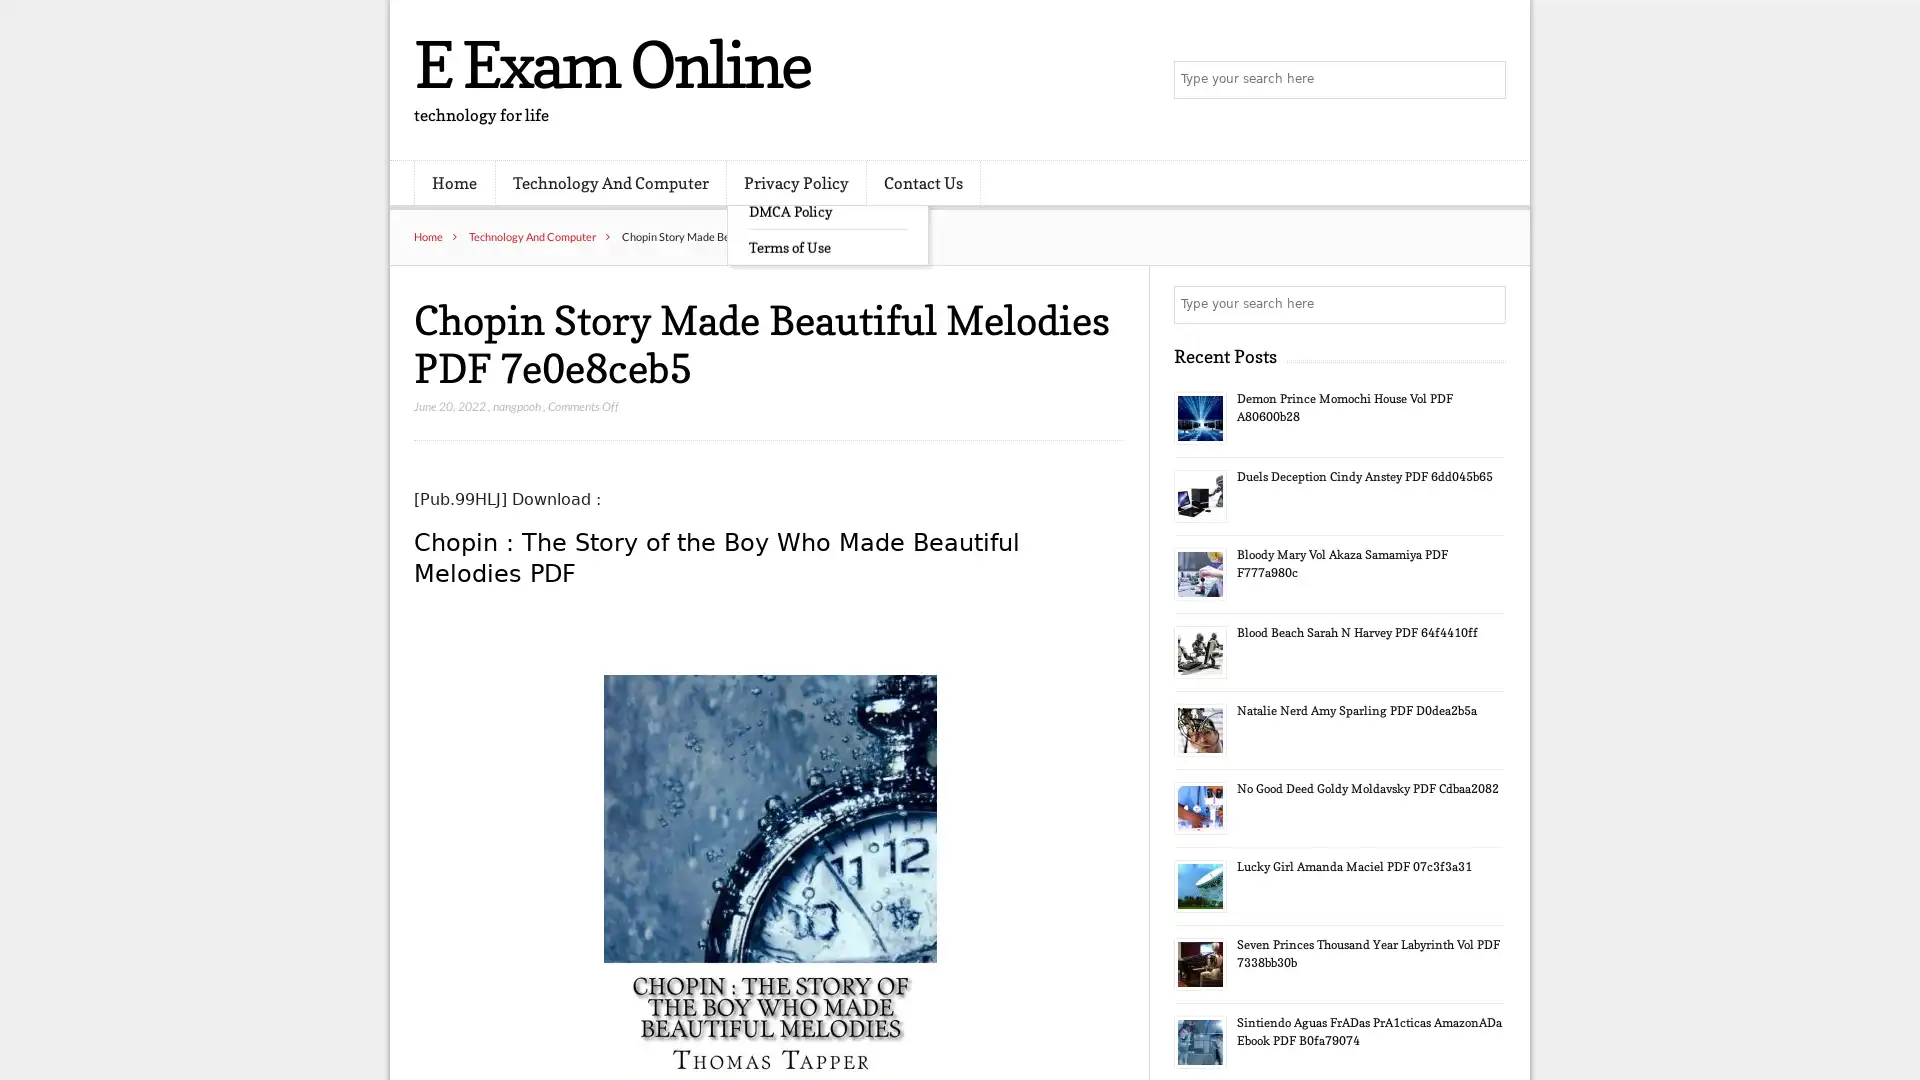  I want to click on Search, so click(1485, 304).